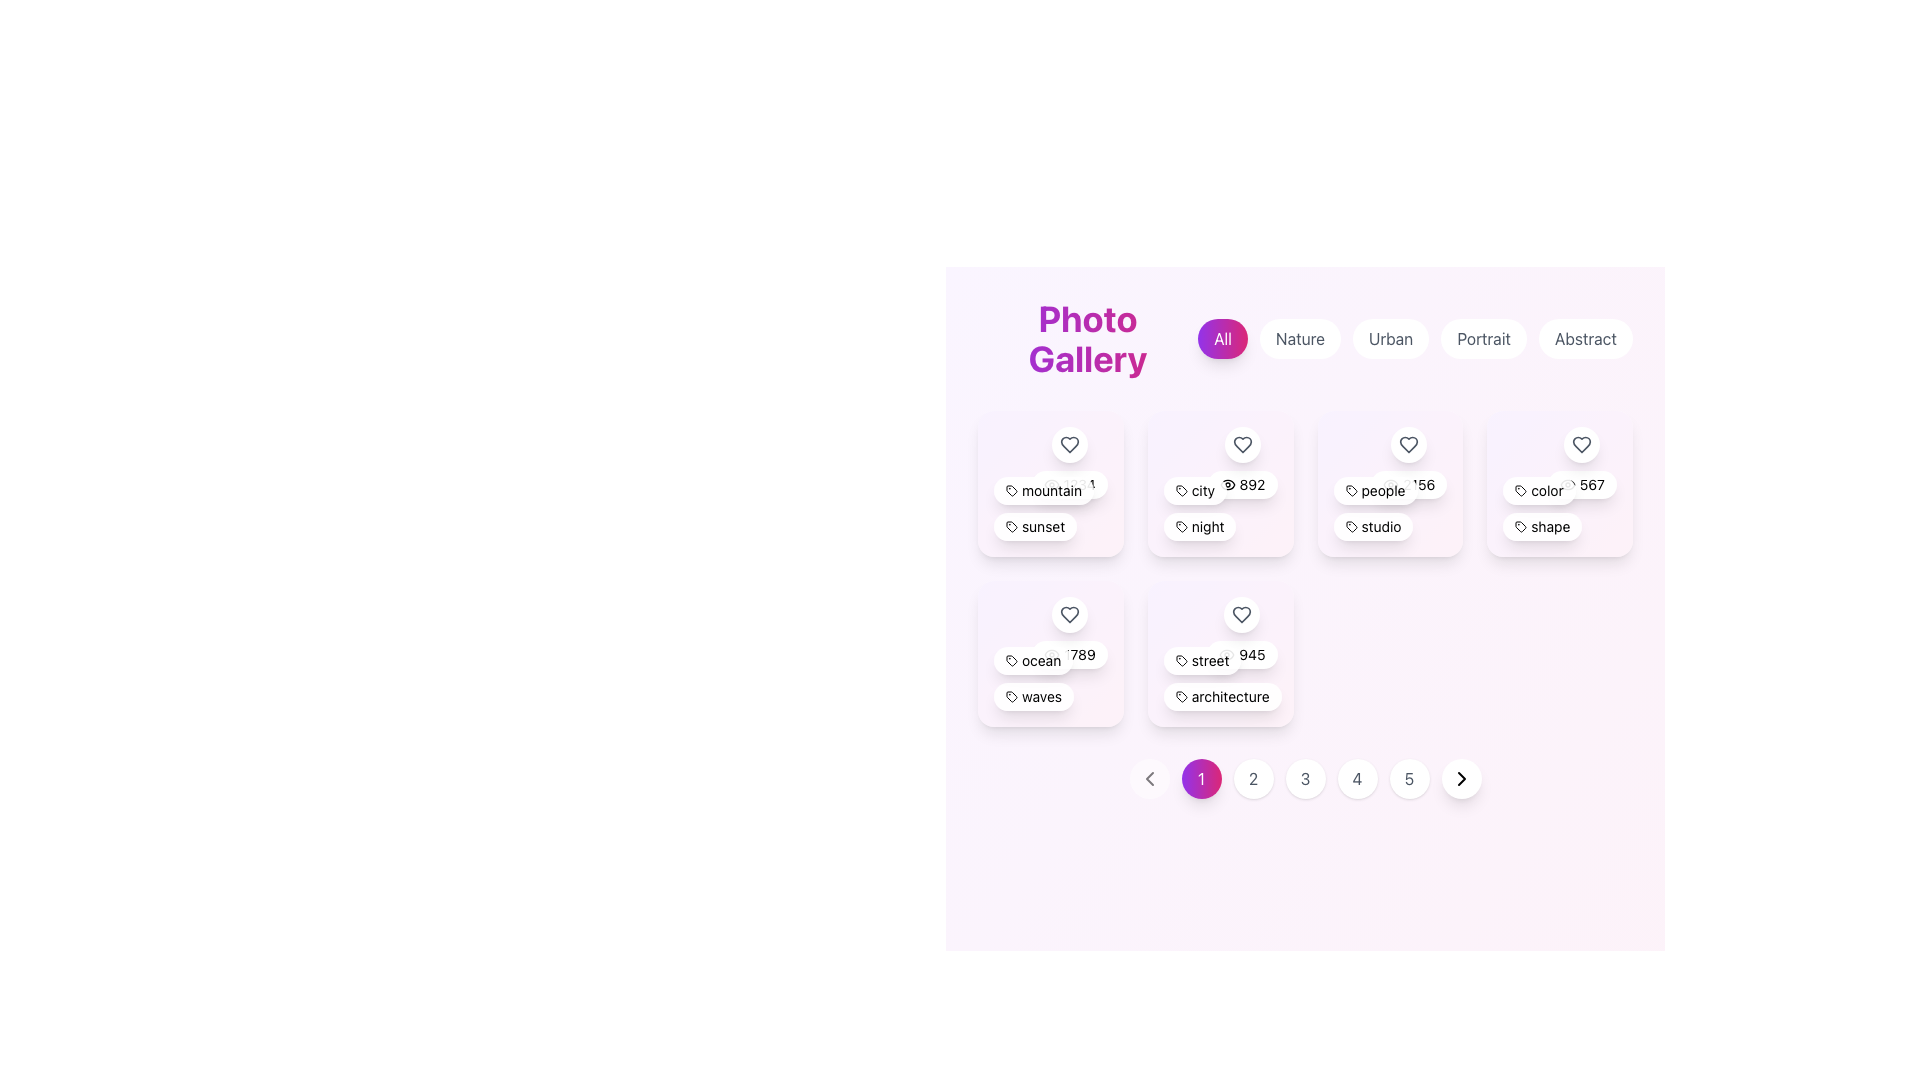  I want to click on the heart-shaped icon button outlined in dark gray located in the top-right corner of the fourth card in the grid layout, so click(1581, 443).